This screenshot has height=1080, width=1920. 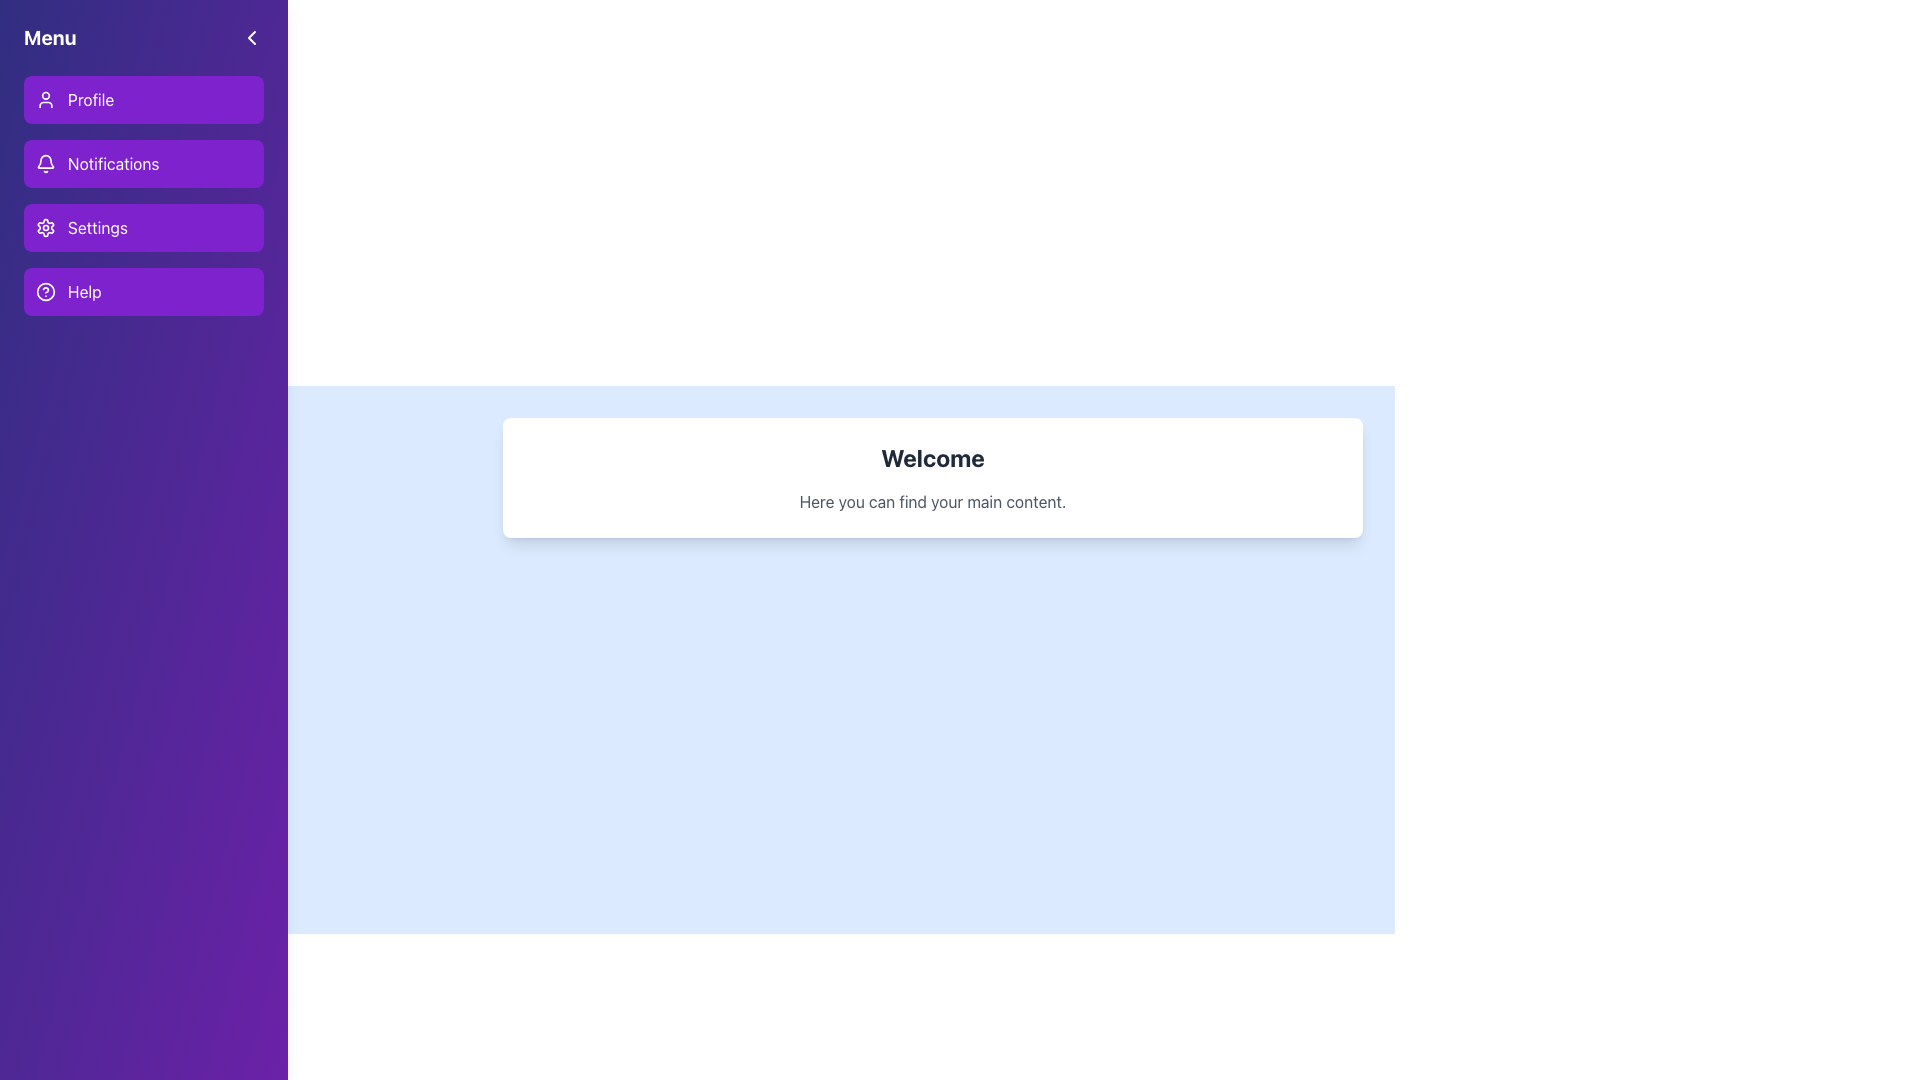 What do you see at coordinates (931, 458) in the screenshot?
I see `the Text Label that serves as a header for the content section, providing context to the user about the section's purpose` at bounding box center [931, 458].